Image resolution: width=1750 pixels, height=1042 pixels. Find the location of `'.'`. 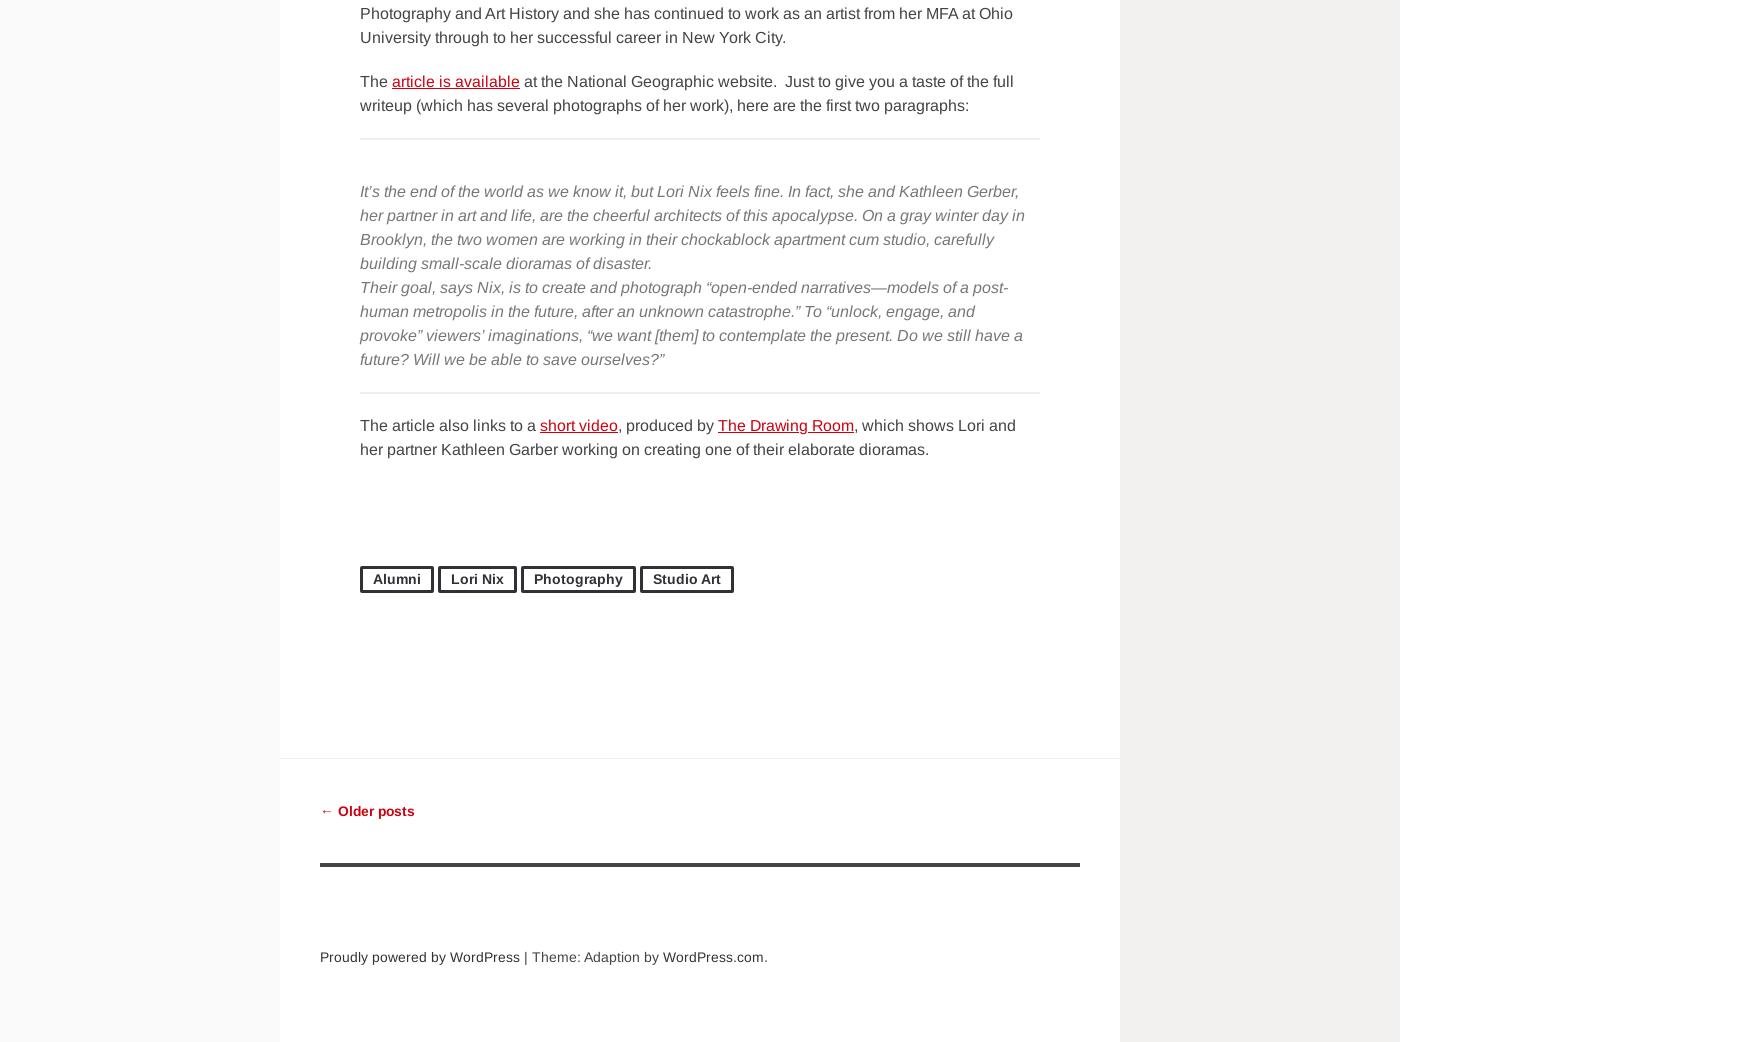

'.' is located at coordinates (764, 956).